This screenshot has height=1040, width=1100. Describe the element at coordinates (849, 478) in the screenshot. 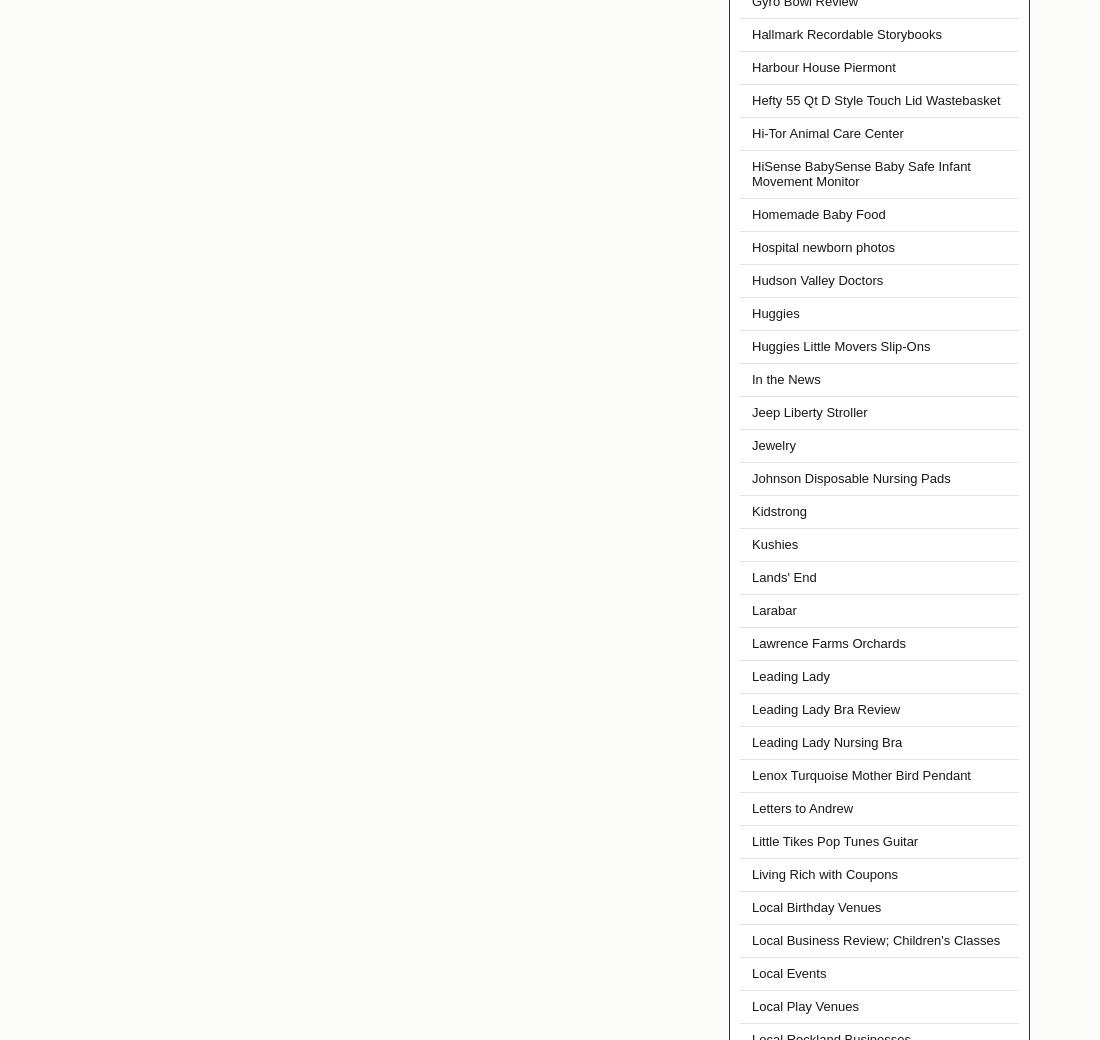

I see `'Johnson Disposable Nursing Pads'` at that location.